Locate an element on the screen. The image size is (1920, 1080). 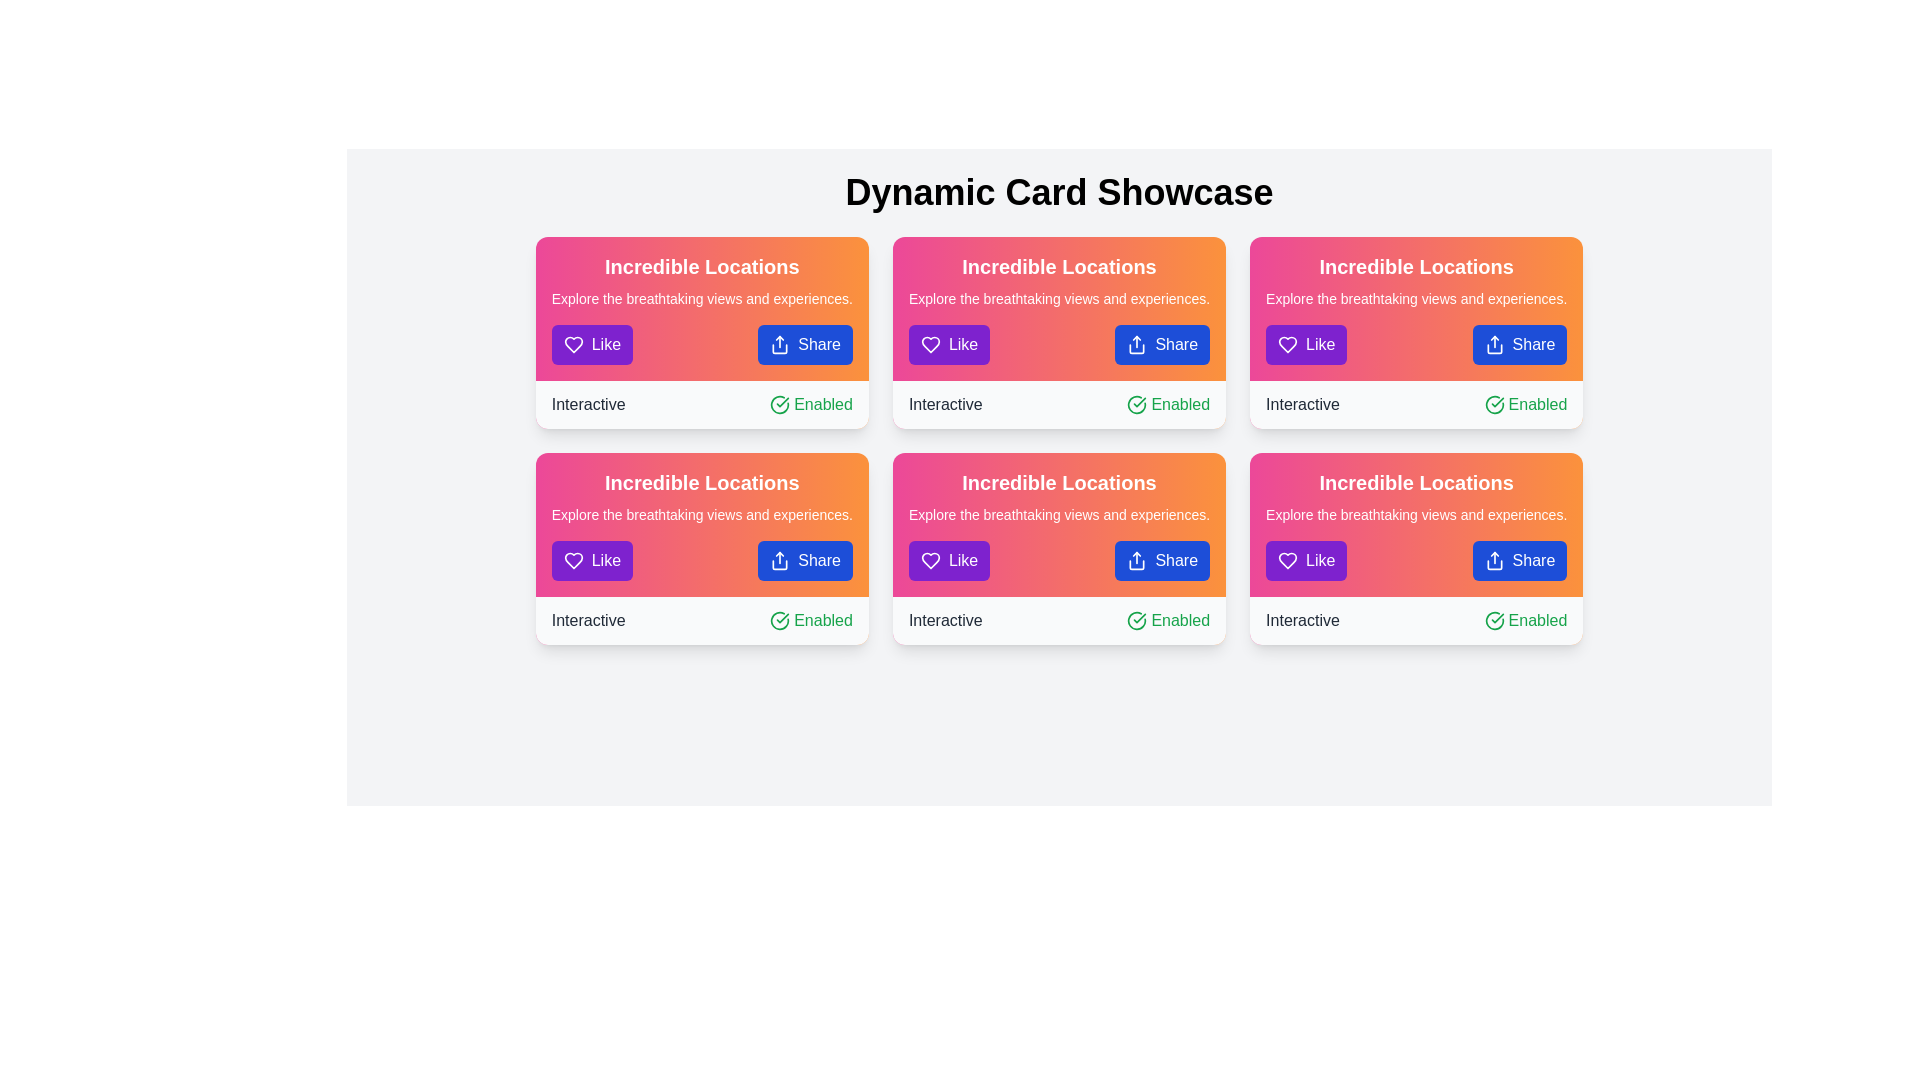
the heart icon representing the 'like' action, which is the leftmost component inside the 'Like' button located in the lower left section of the card is located at coordinates (572, 560).